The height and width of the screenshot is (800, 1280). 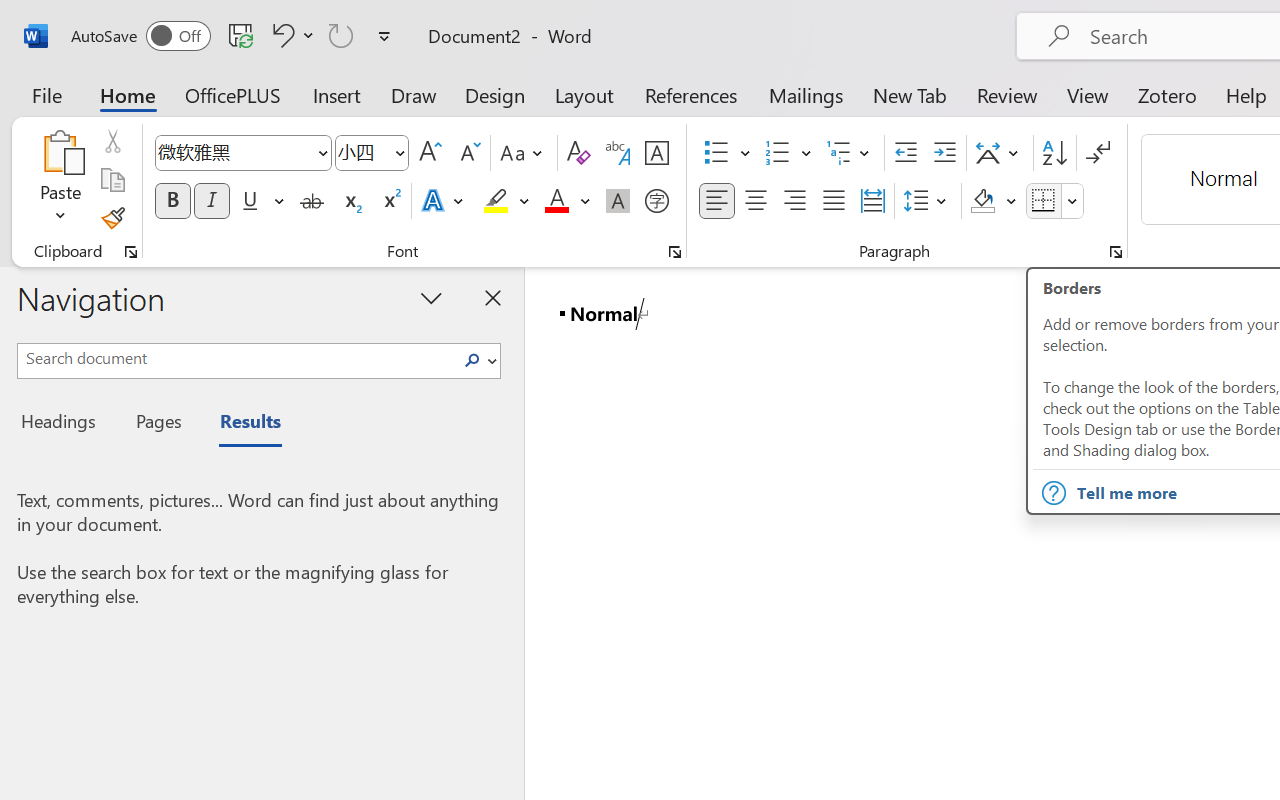 What do you see at coordinates (471, 360) in the screenshot?
I see `'Search'` at bounding box center [471, 360].